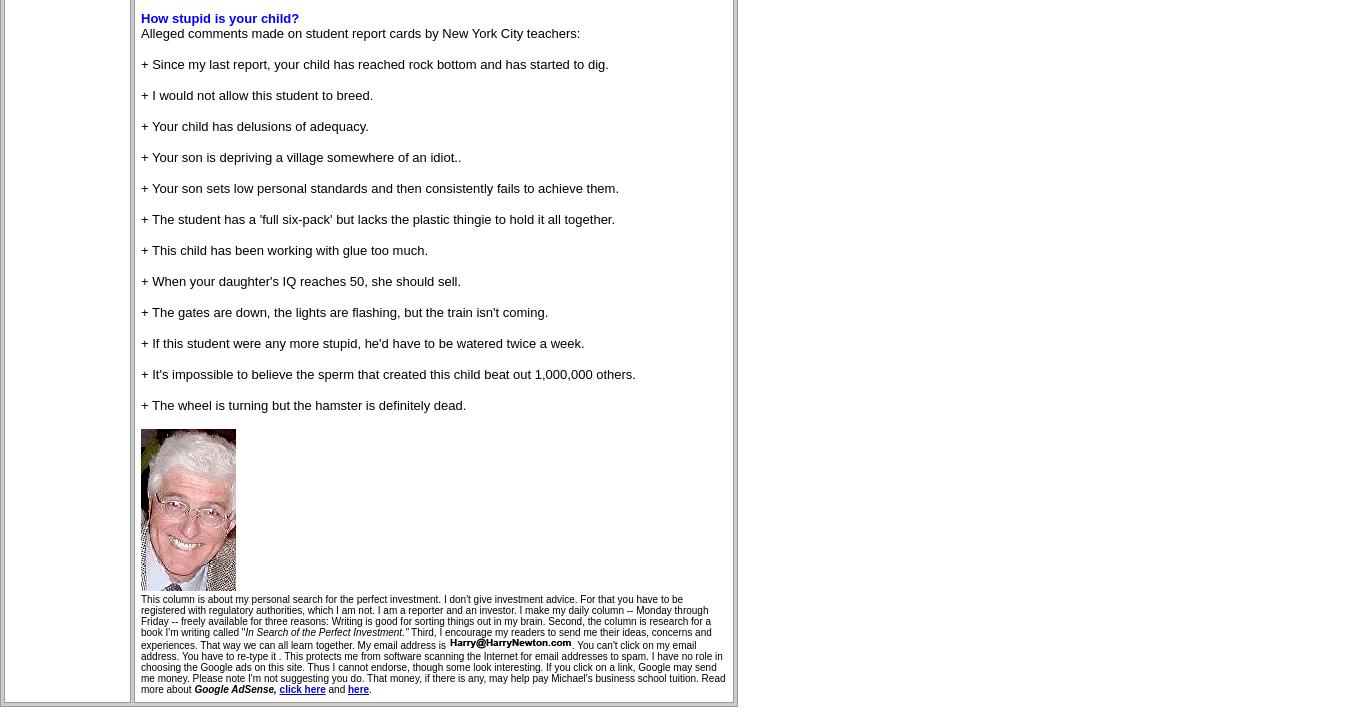 This screenshot has height=722, width=1350. Describe the element at coordinates (426, 616) in the screenshot. I see `'his column is about my personal search 
  for the perfect investment. I don't give investment advice. For that you have 
  to be registered with regulatory authorities, which I am not. I am a reporter 
  and an investor. I make my daily column -- Monday through Friday -- freely available 
  for three reasons: Writing is good for sorting things out in my brain. Second, 
  the column is research for a book I'm writing called "'` at that location.